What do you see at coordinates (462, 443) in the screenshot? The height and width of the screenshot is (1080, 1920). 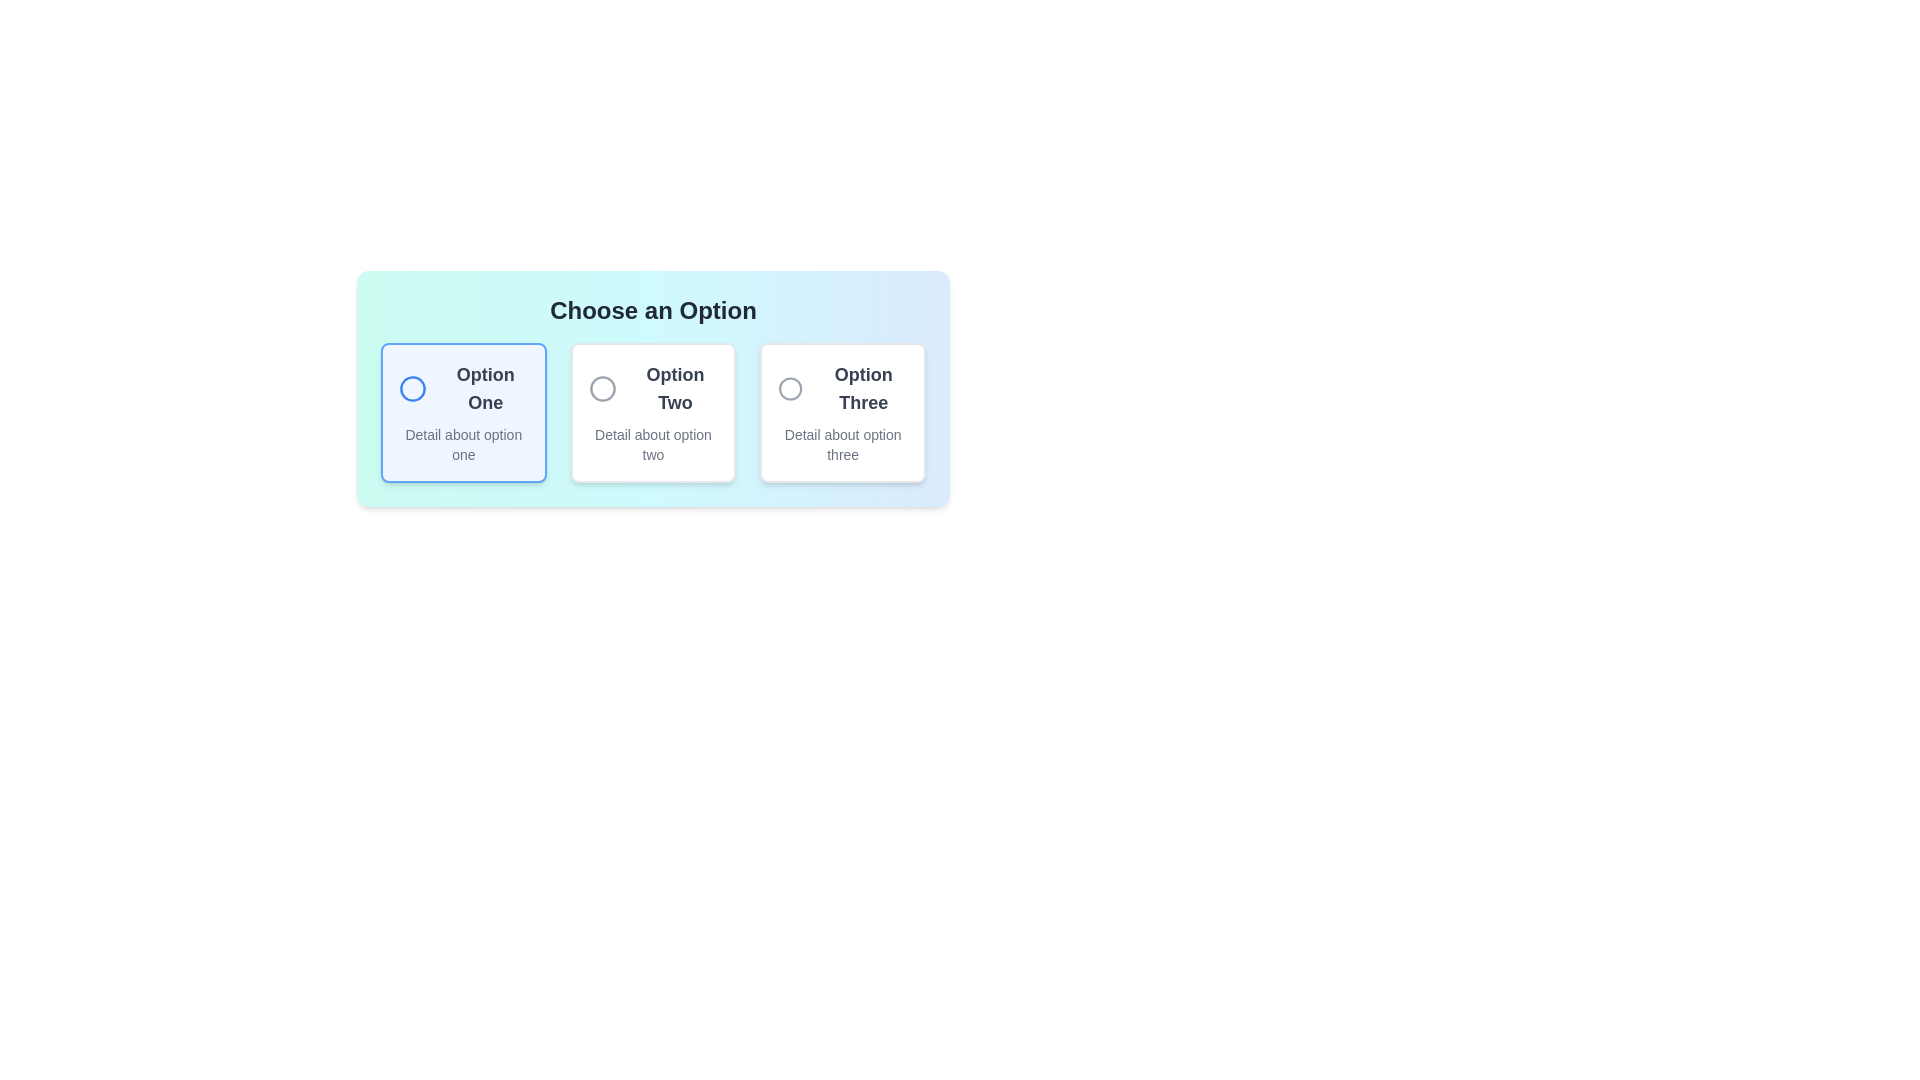 I see `the text area for descriptive information located below the label 'Option One' in the first card of the three-option selection group` at bounding box center [462, 443].